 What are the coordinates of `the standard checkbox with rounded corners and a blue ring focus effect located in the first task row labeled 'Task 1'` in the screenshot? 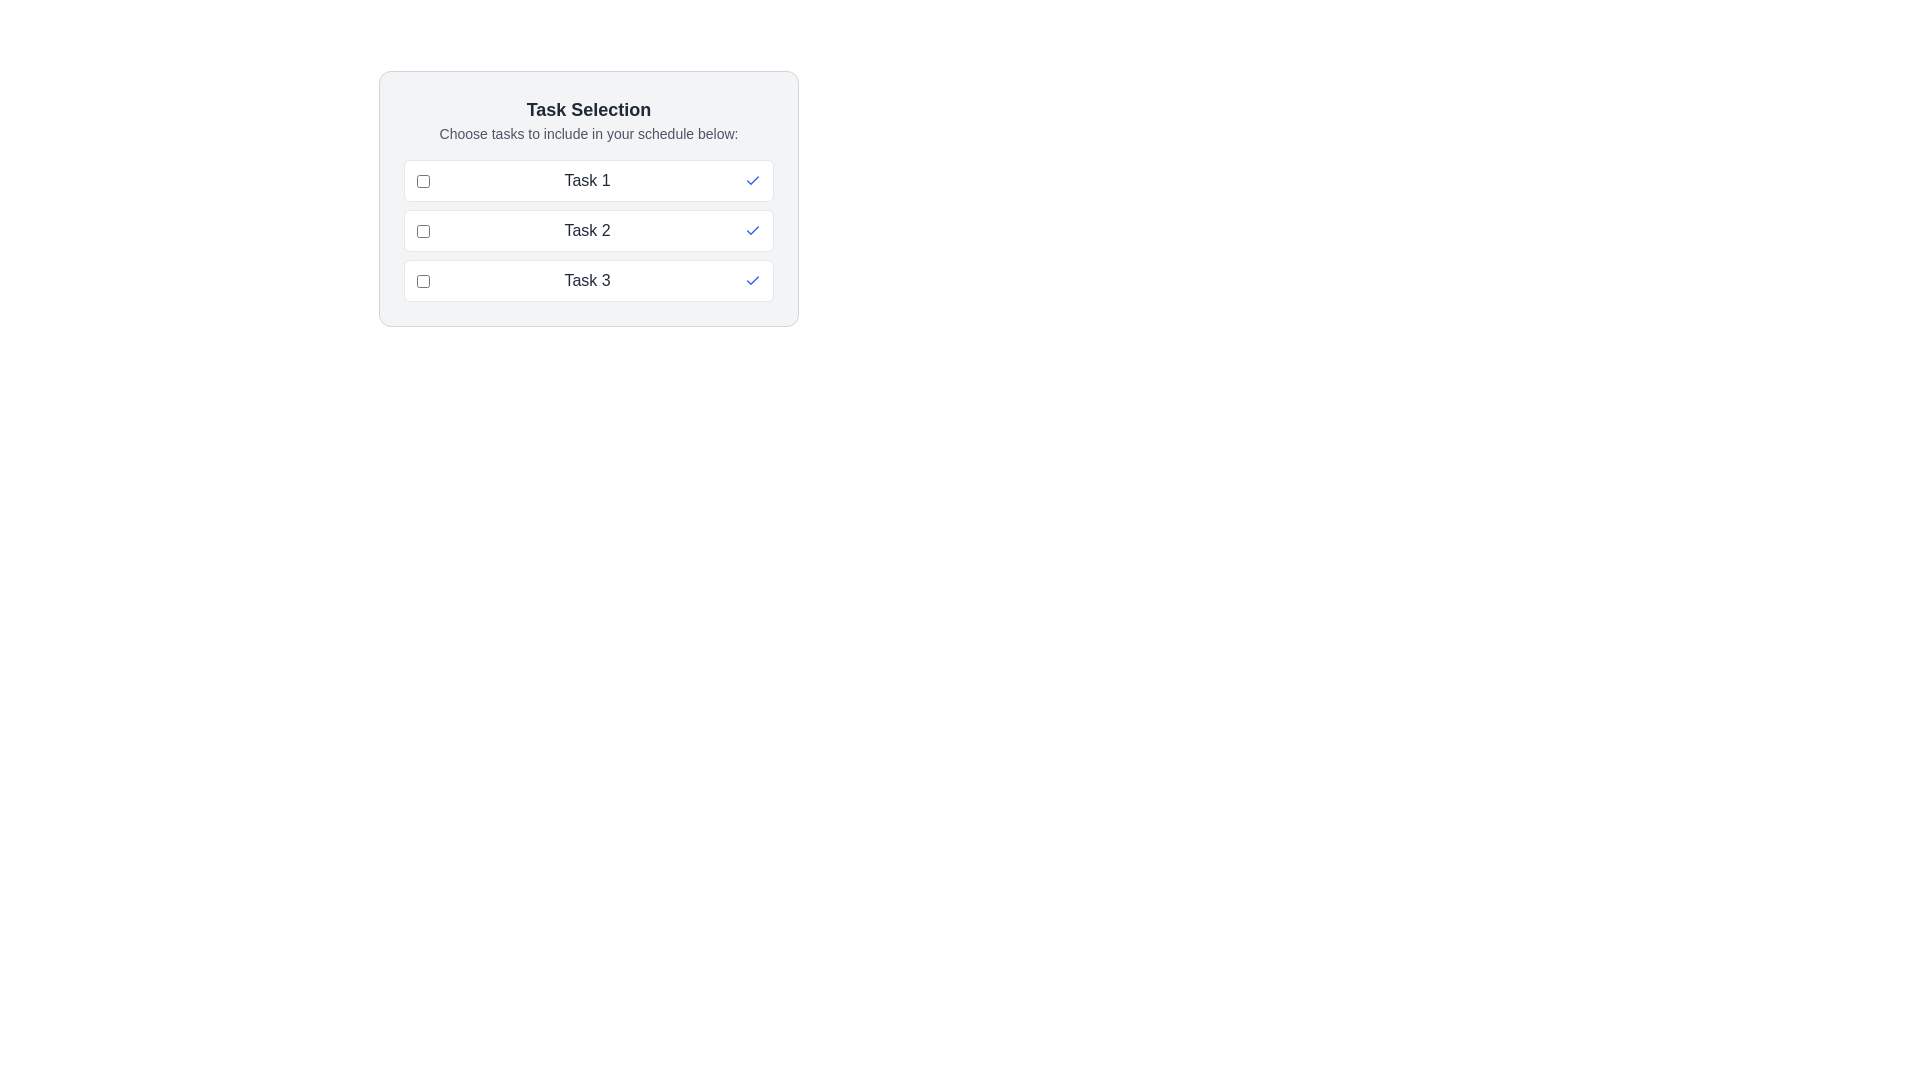 It's located at (422, 181).